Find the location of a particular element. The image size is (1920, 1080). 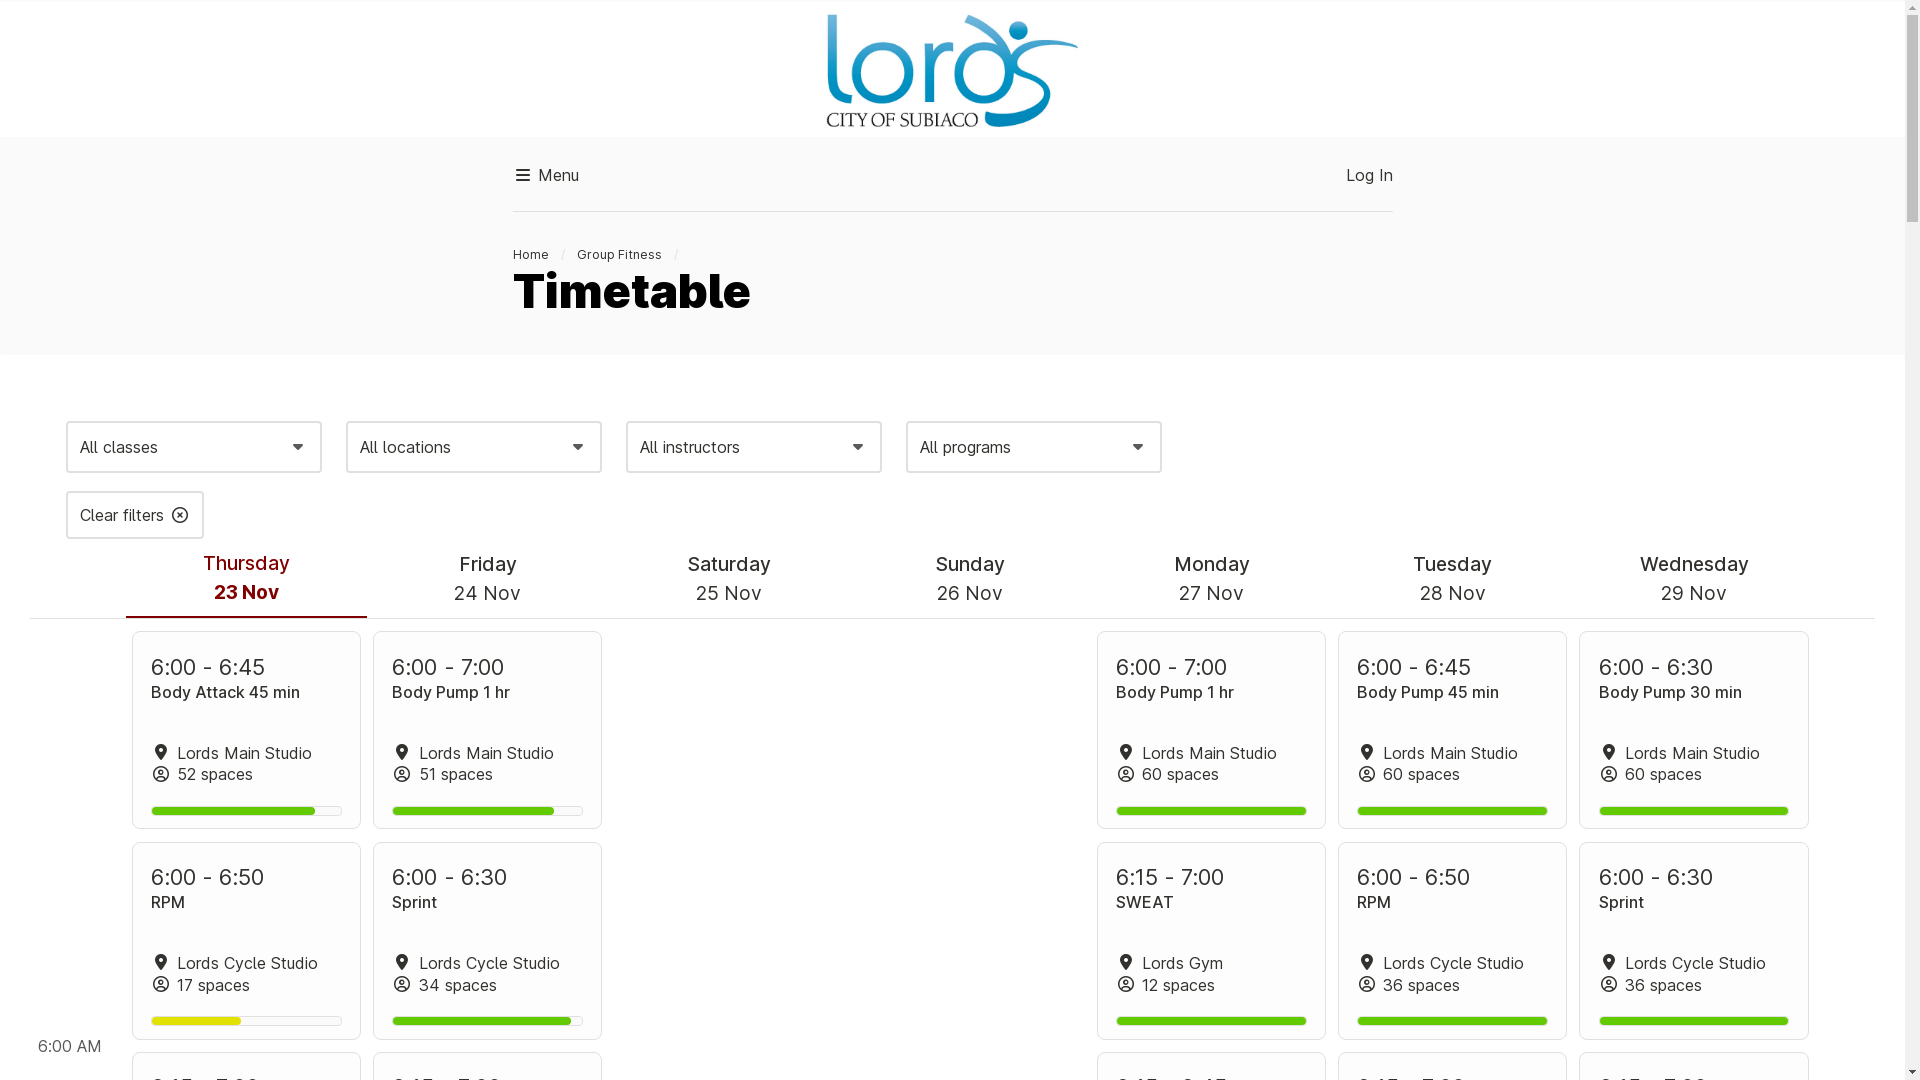

'RPM is located at coordinates (245, 941).